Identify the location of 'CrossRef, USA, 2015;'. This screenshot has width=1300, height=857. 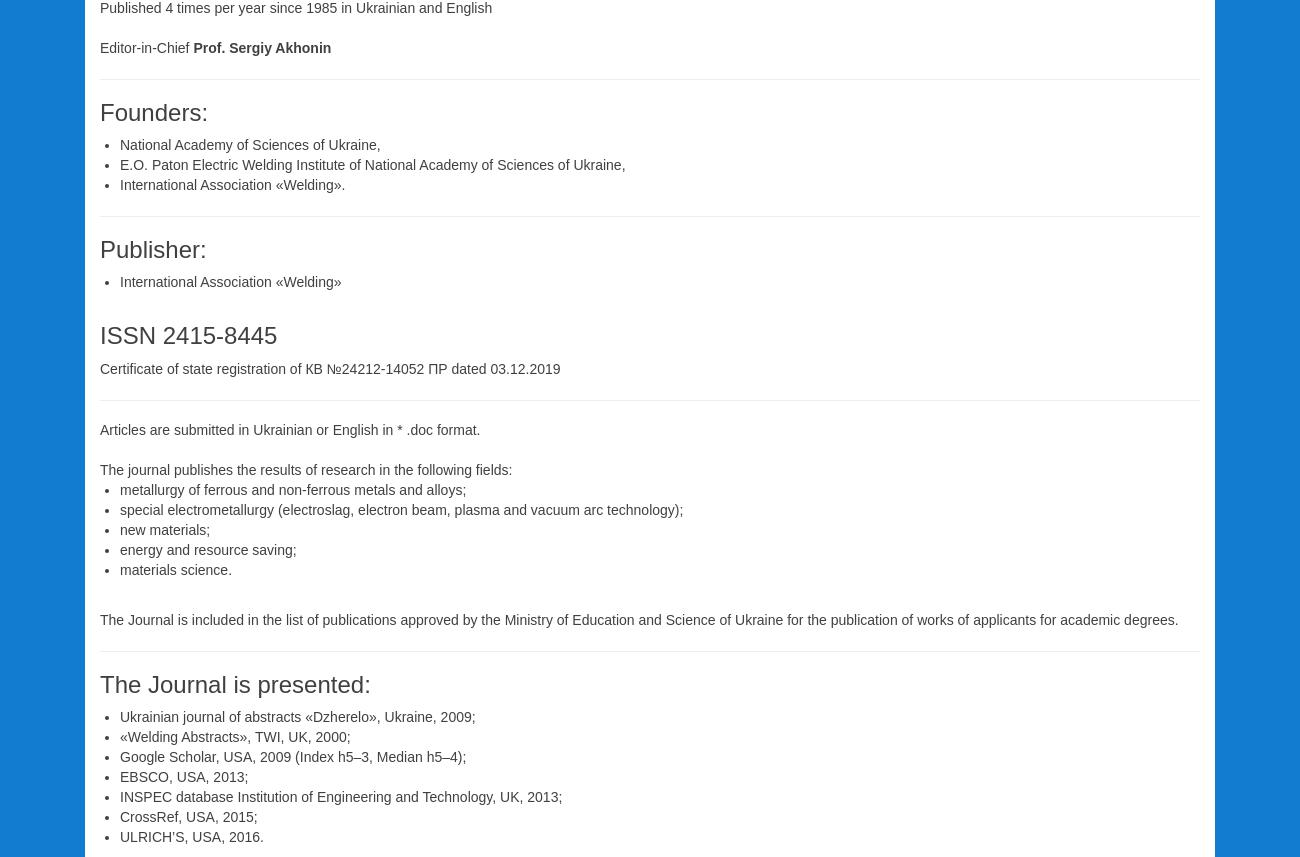
(188, 816).